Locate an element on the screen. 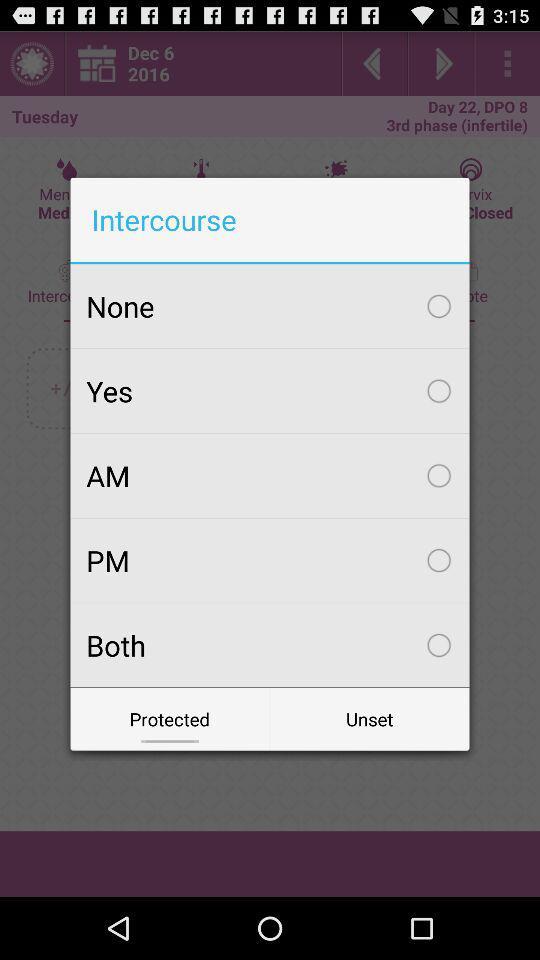 Image resolution: width=540 pixels, height=960 pixels. icon below the both checkbox is located at coordinates (170, 719).